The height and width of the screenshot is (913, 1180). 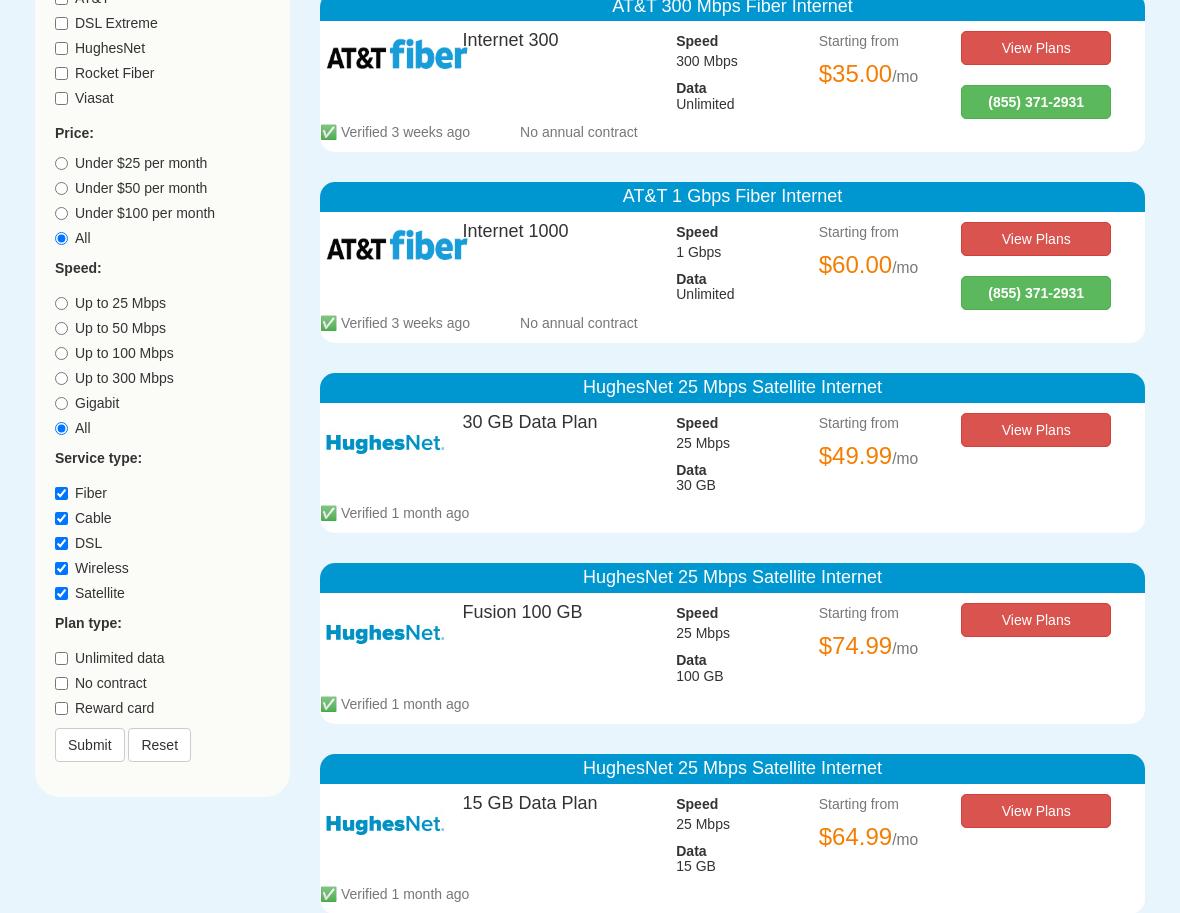 I want to click on '30 GB', so click(x=694, y=482).